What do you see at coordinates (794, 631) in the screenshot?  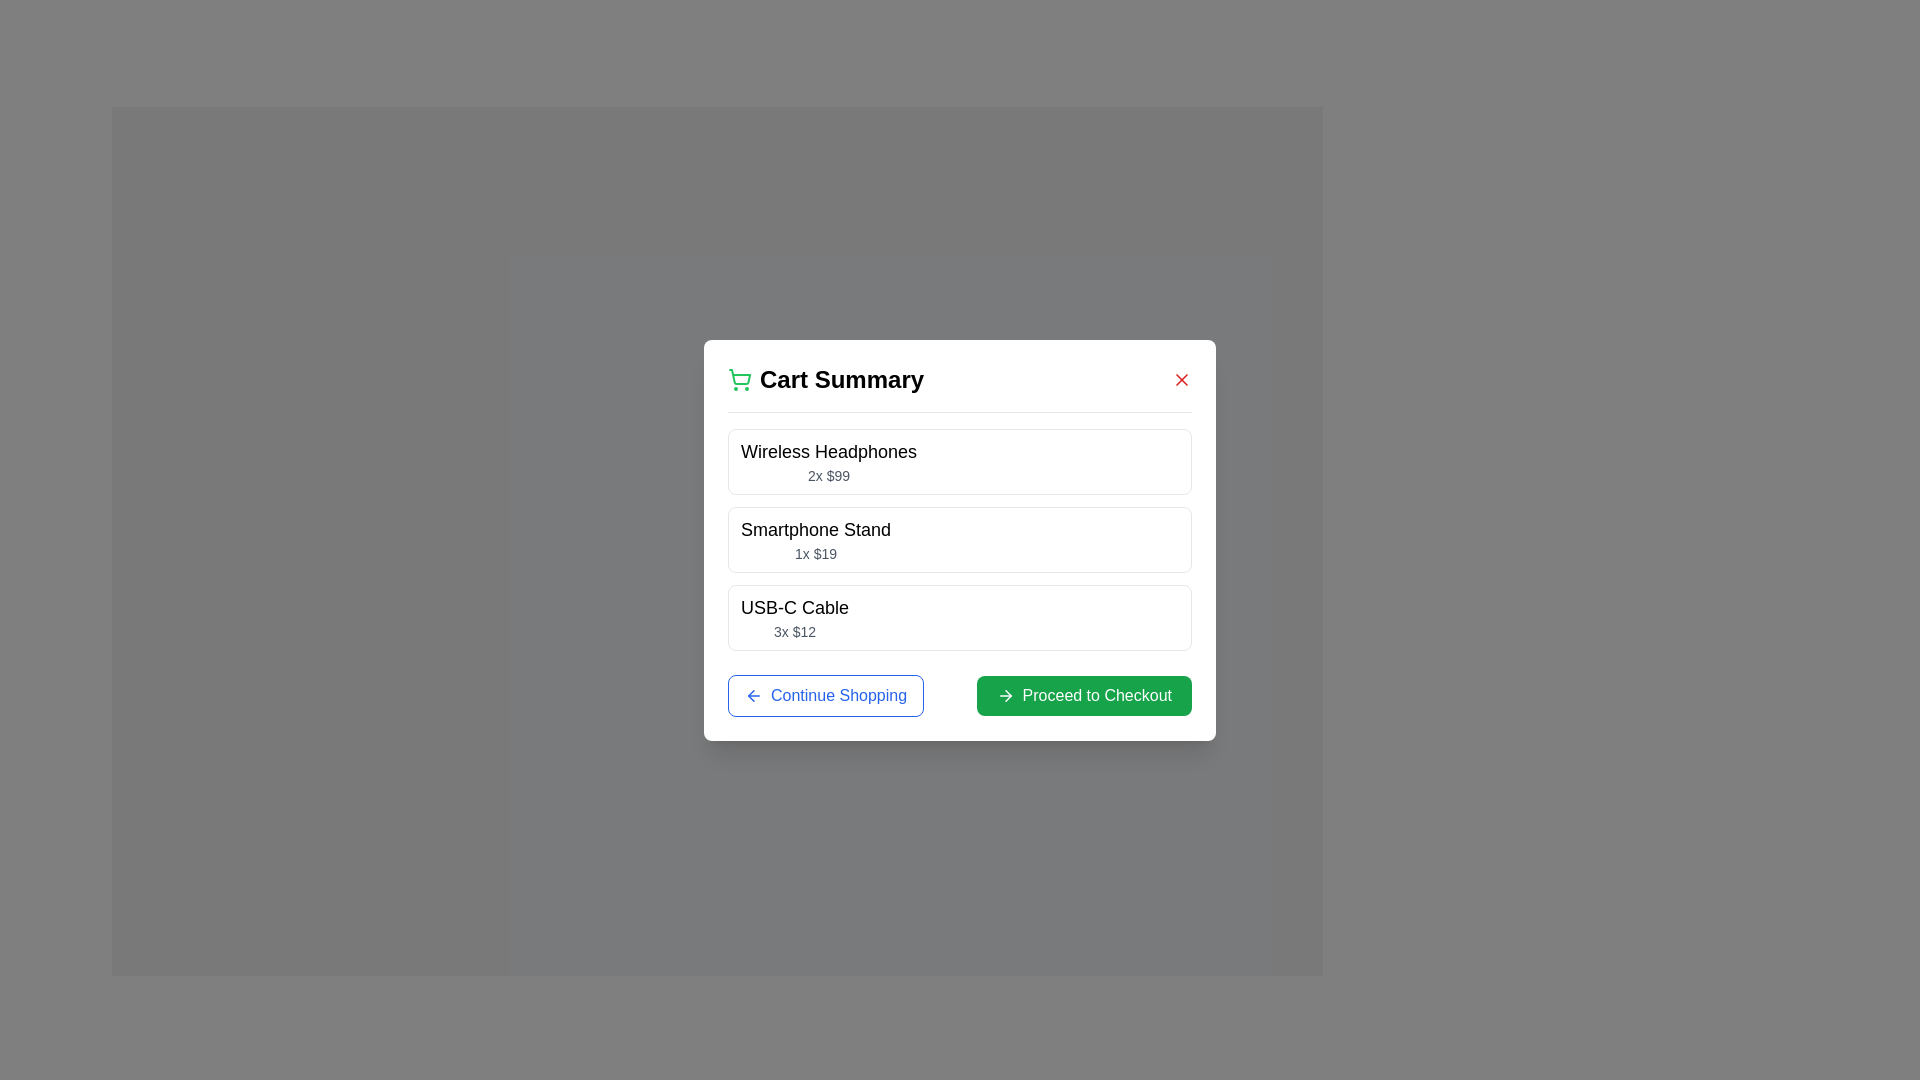 I see `text displayed in the quantity and price per unit of the 'USB-C Cable' in the cart summary, which is located directly below the title of the product` at bounding box center [794, 631].